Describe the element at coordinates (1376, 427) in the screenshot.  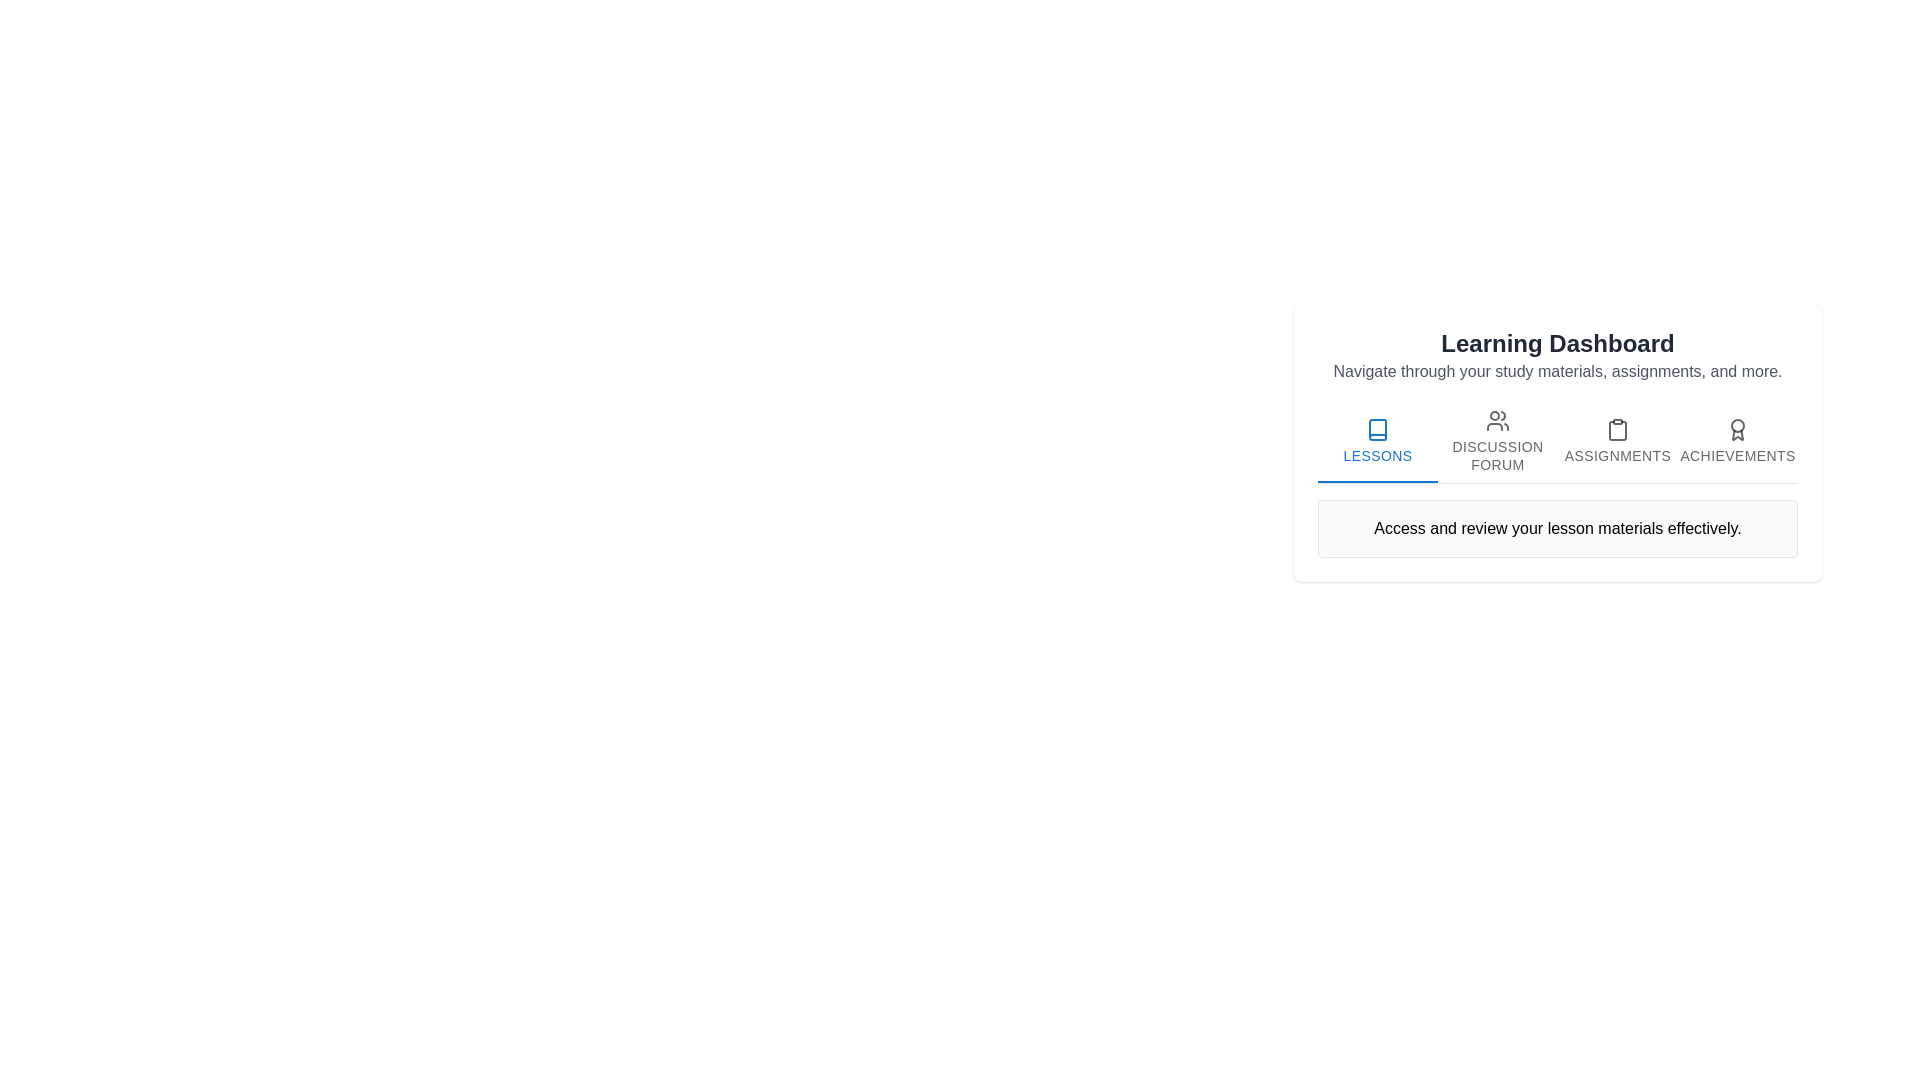
I see `the 'Lessons' icon located at the top-left corner of the navigation bar within the dashboard interface` at that location.